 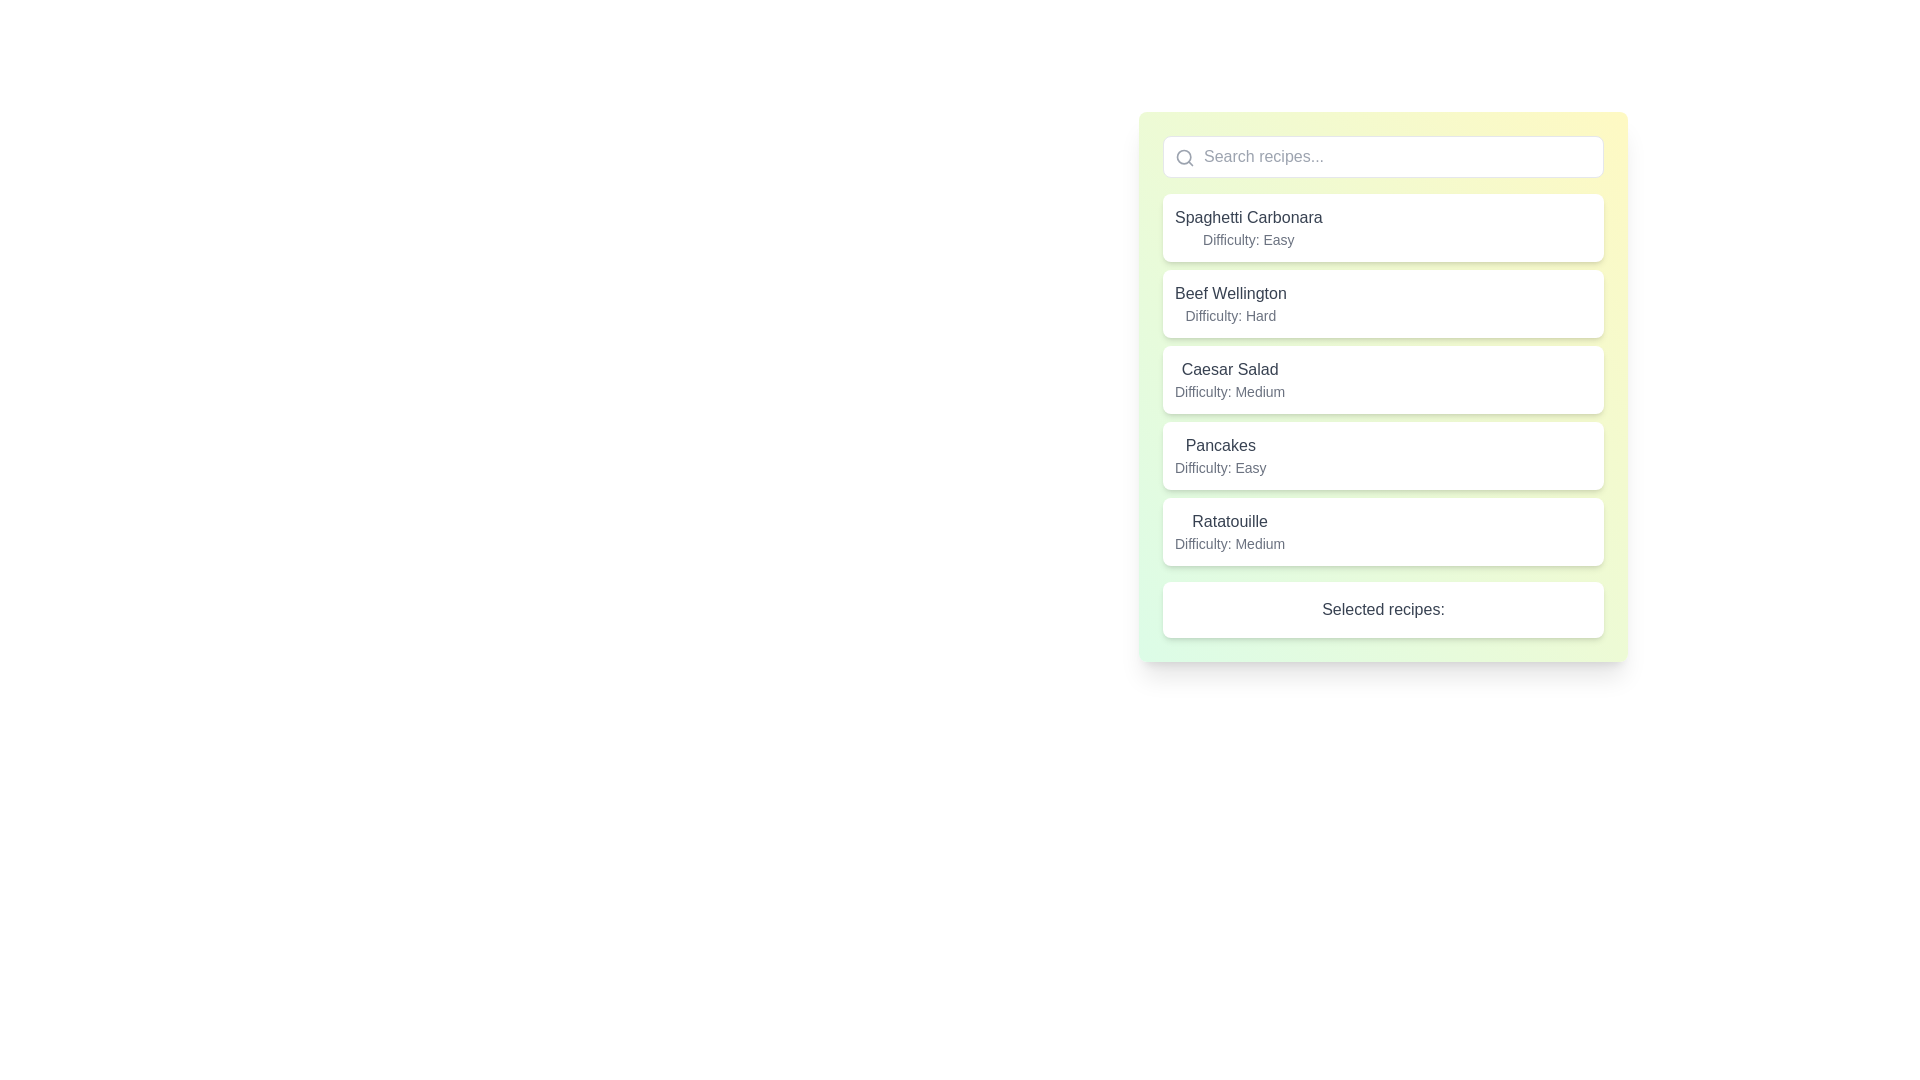 I want to click on the recipe entry text display area that shows the name and difficulty level of the recipe, which is the second item in a vertical list of recipe entries, so click(x=1229, y=304).